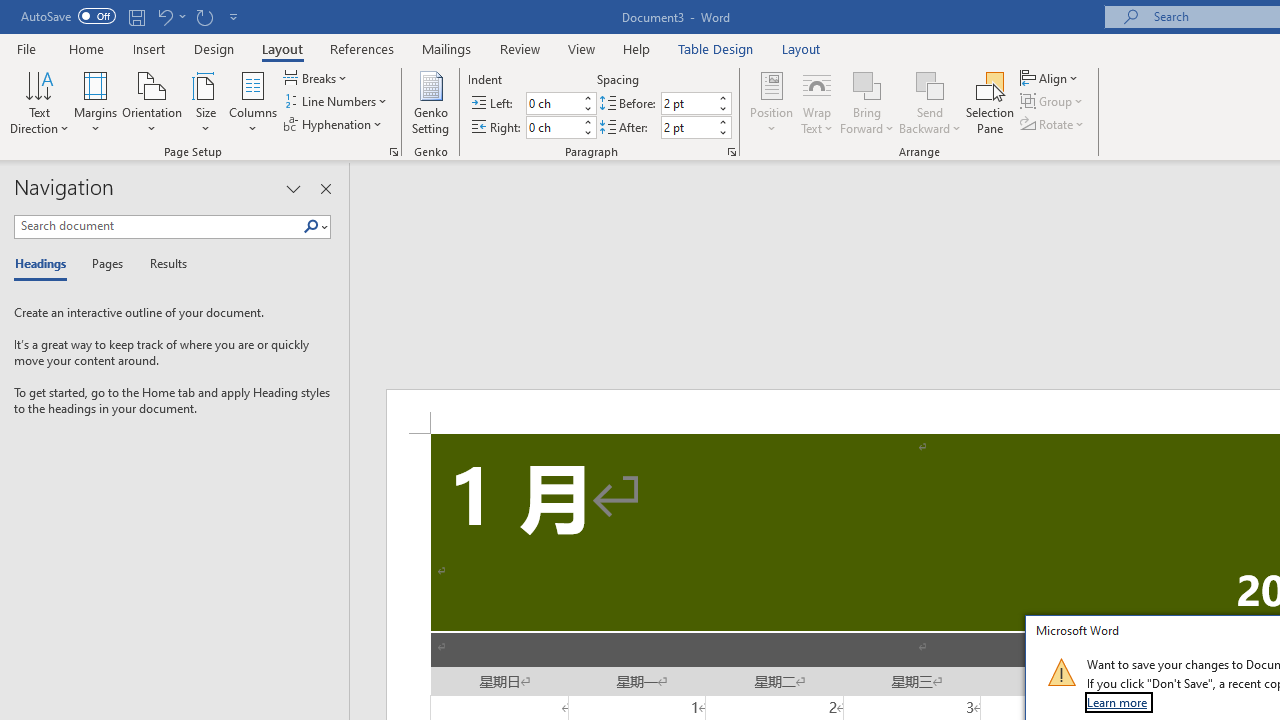 Image resolution: width=1280 pixels, height=720 pixels. Describe the element at coordinates (1053, 101) in the screenshot. I see `'Group'` at that location.